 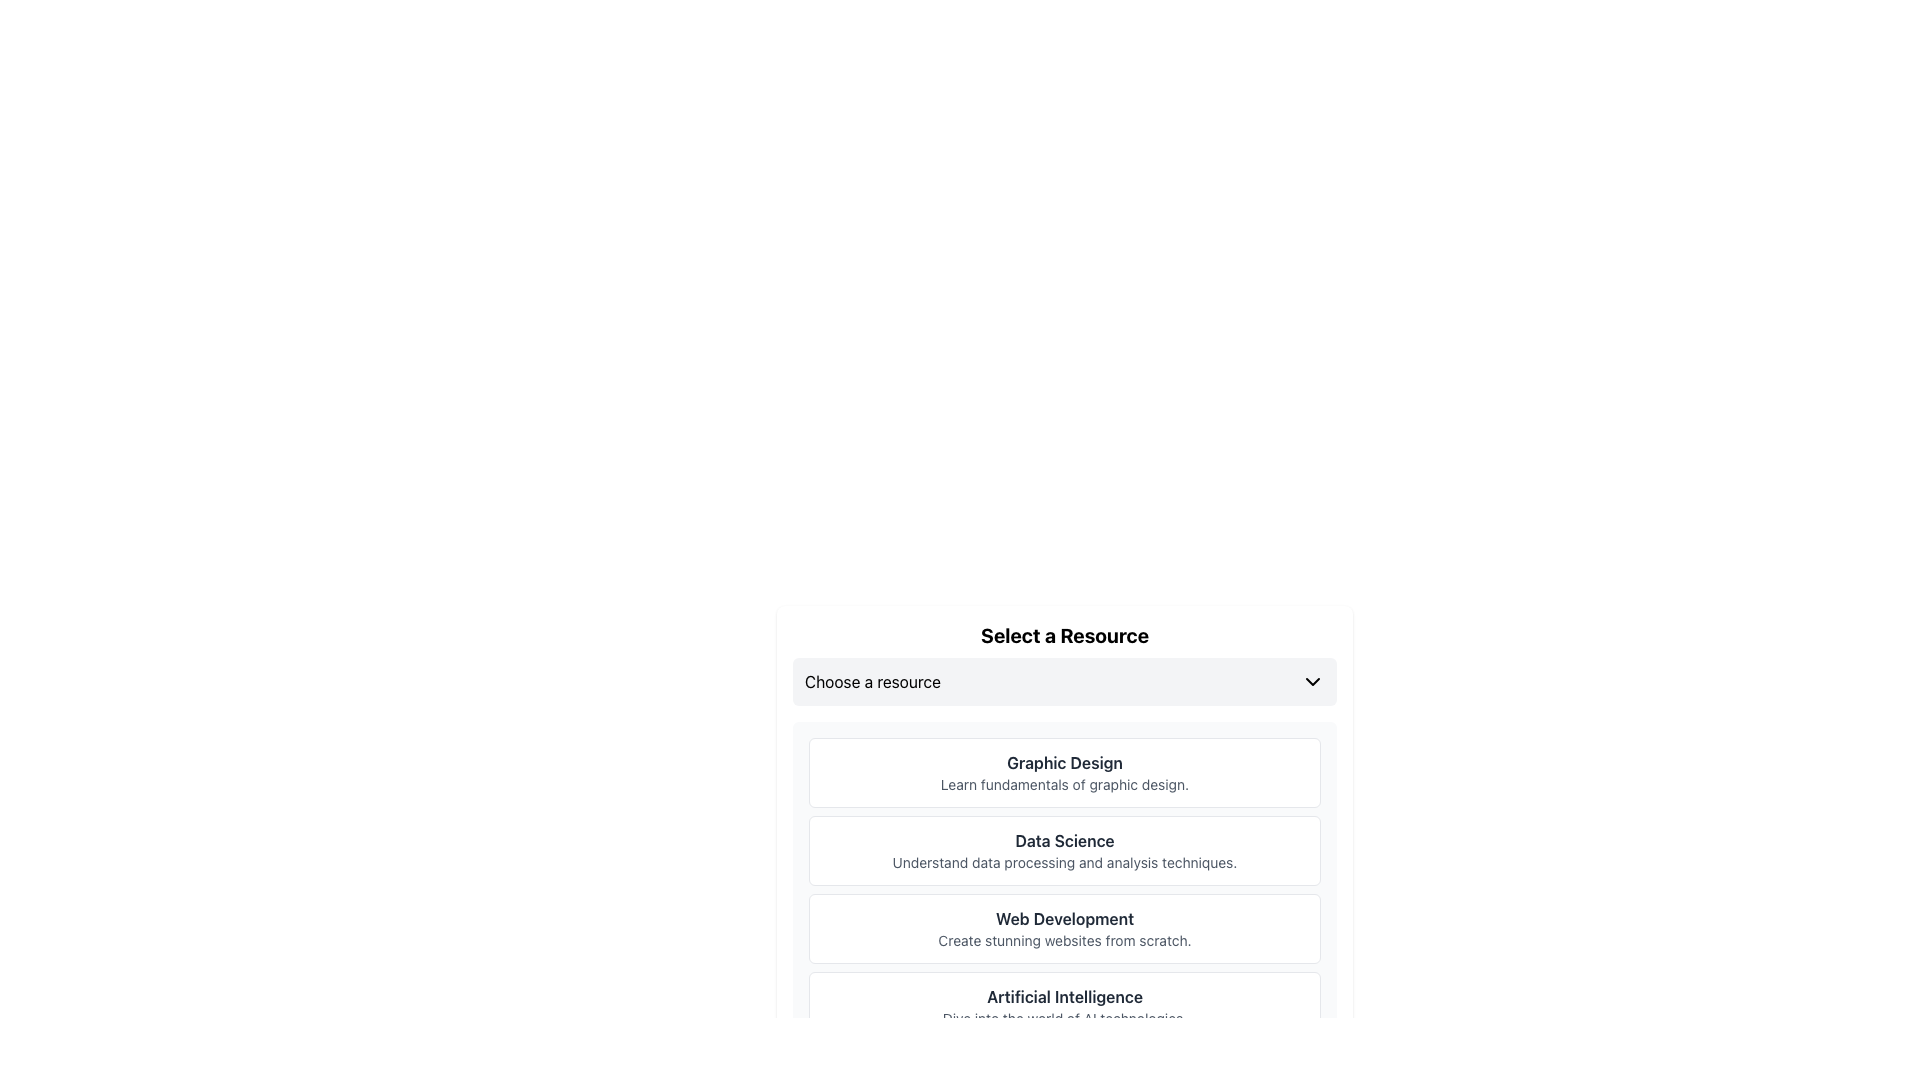 I want to click on the title text of the fourth selectable option in the list, which provides a preview of the associated topic or resource, so click(x=1064, y=996).